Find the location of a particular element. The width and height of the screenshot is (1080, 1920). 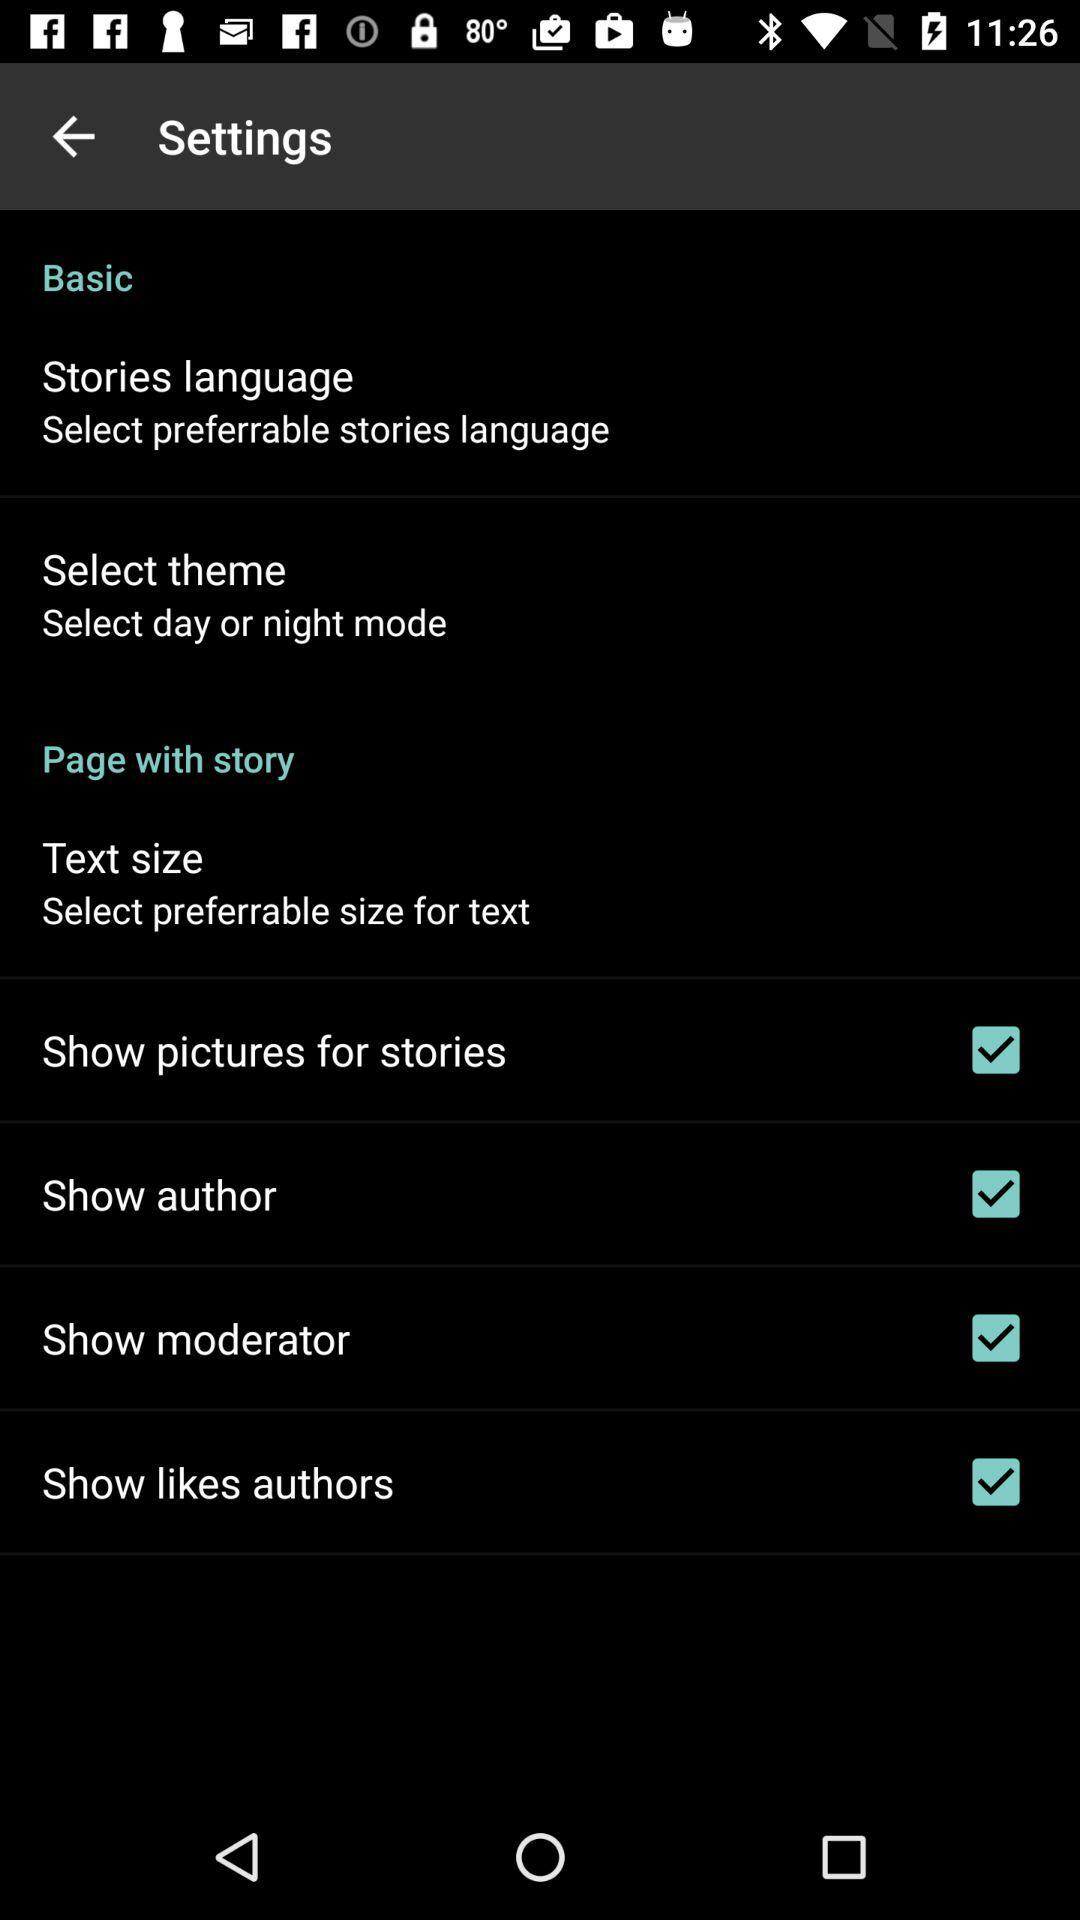

the icon above basic icon is located at coordinates (72, 135).